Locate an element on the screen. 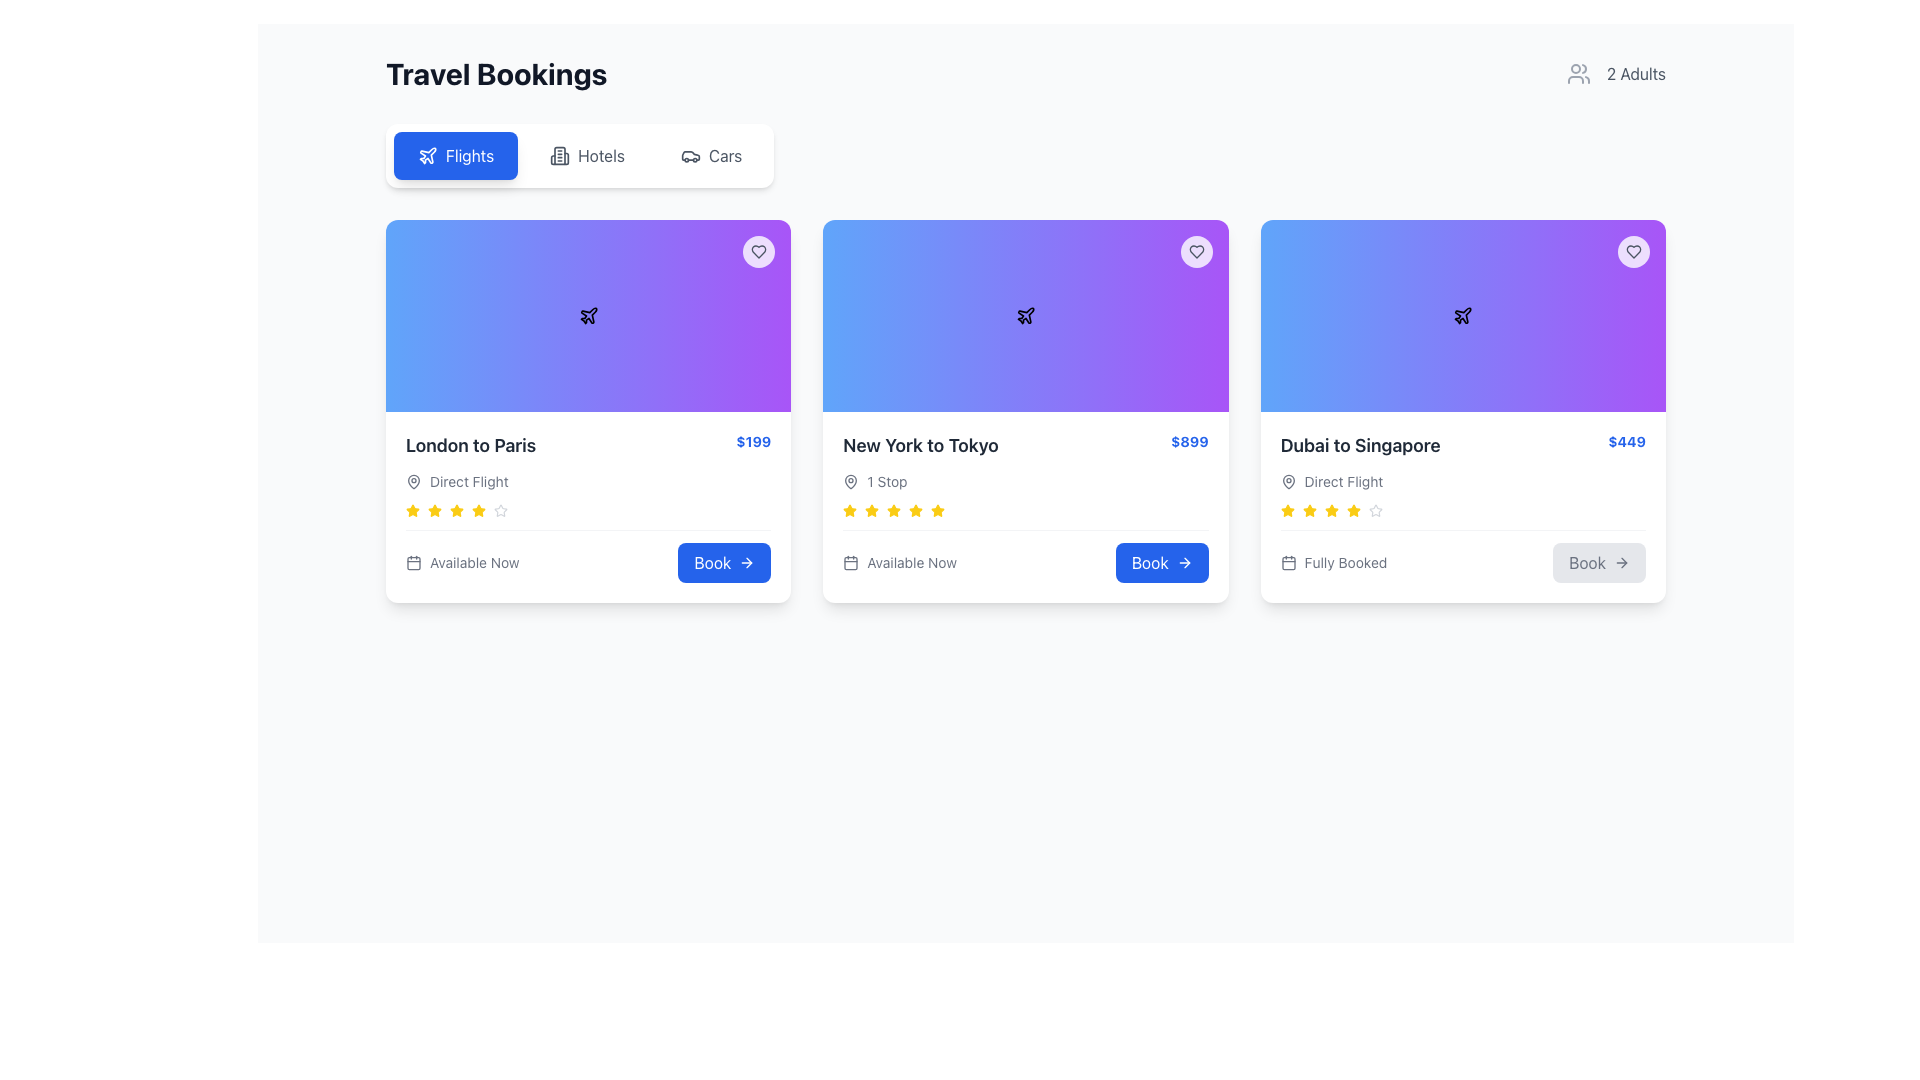  the fifth yellow star icon in the rating component located below the title "Dubai to Singapore" in the third card of the list is located at coordinates (1353, 509).